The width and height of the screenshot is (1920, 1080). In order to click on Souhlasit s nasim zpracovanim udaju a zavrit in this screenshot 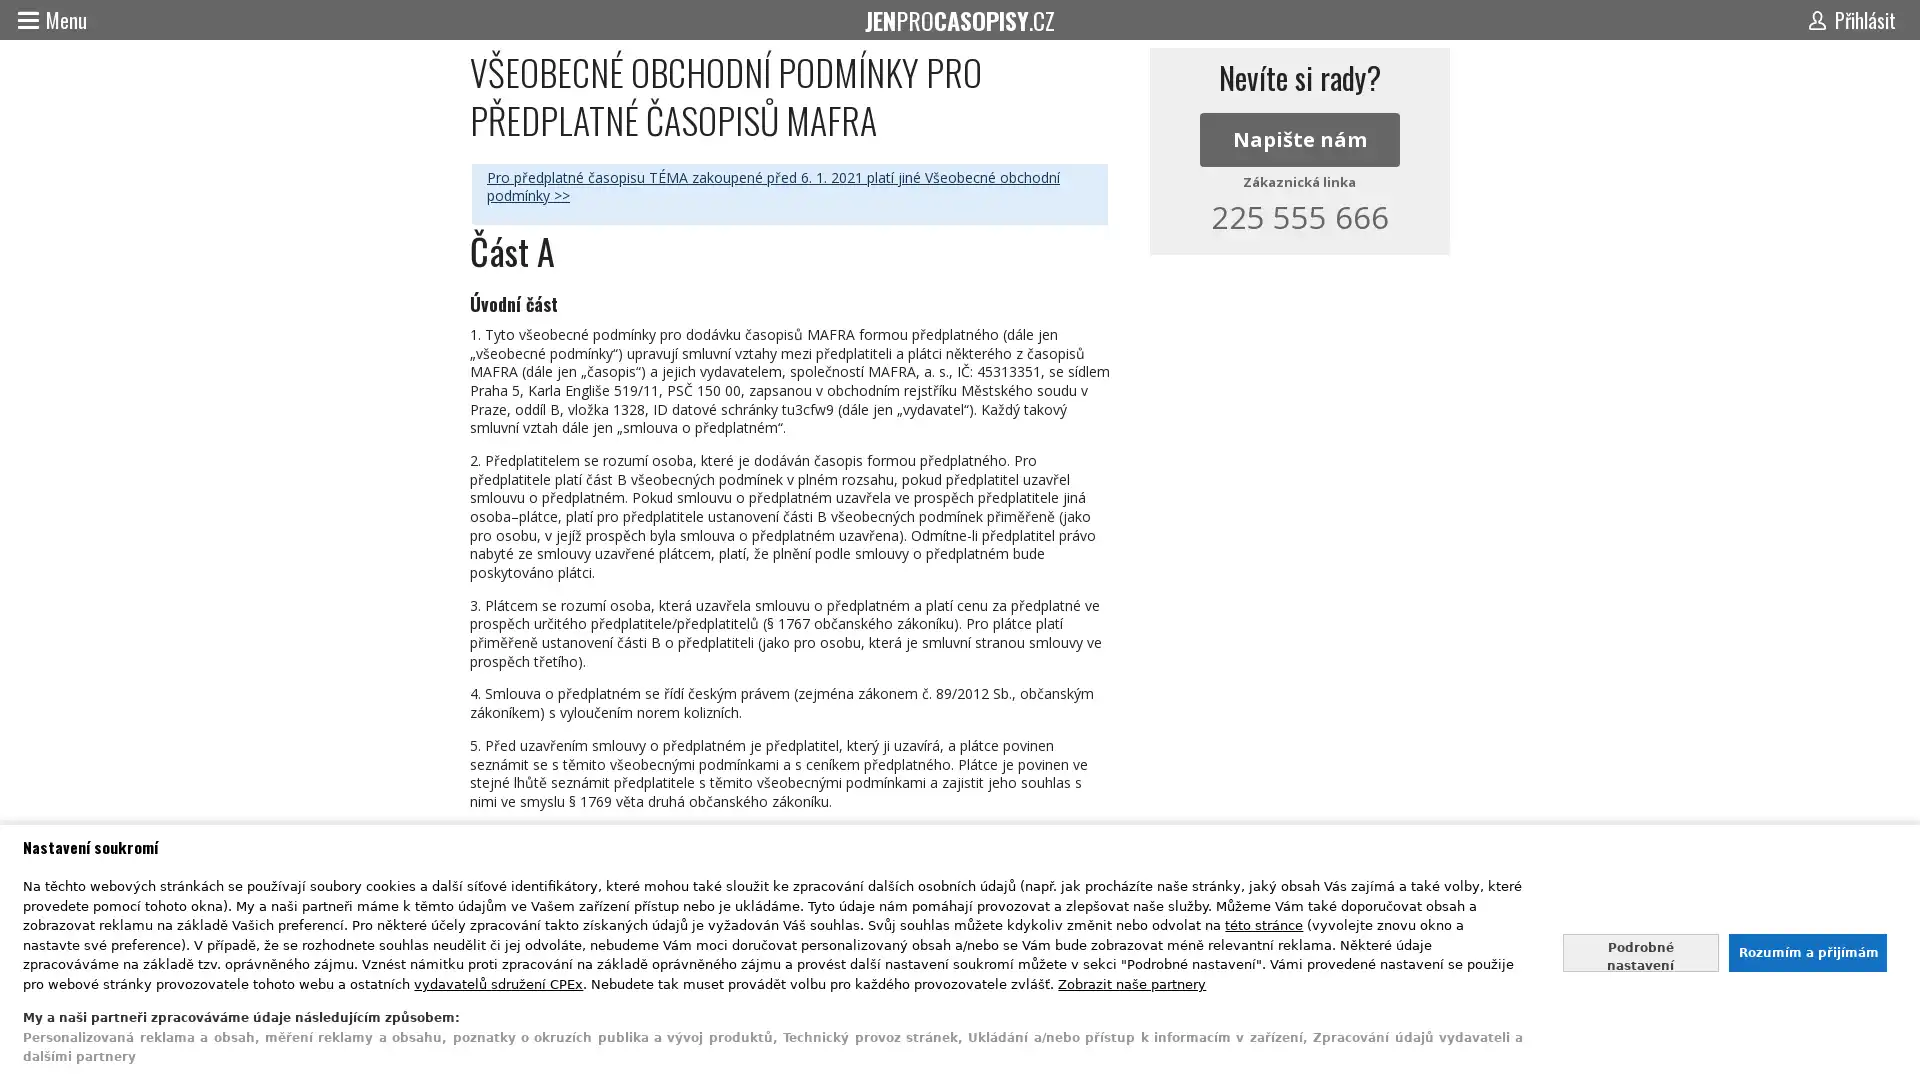, I will do `click(1806, 951)`.